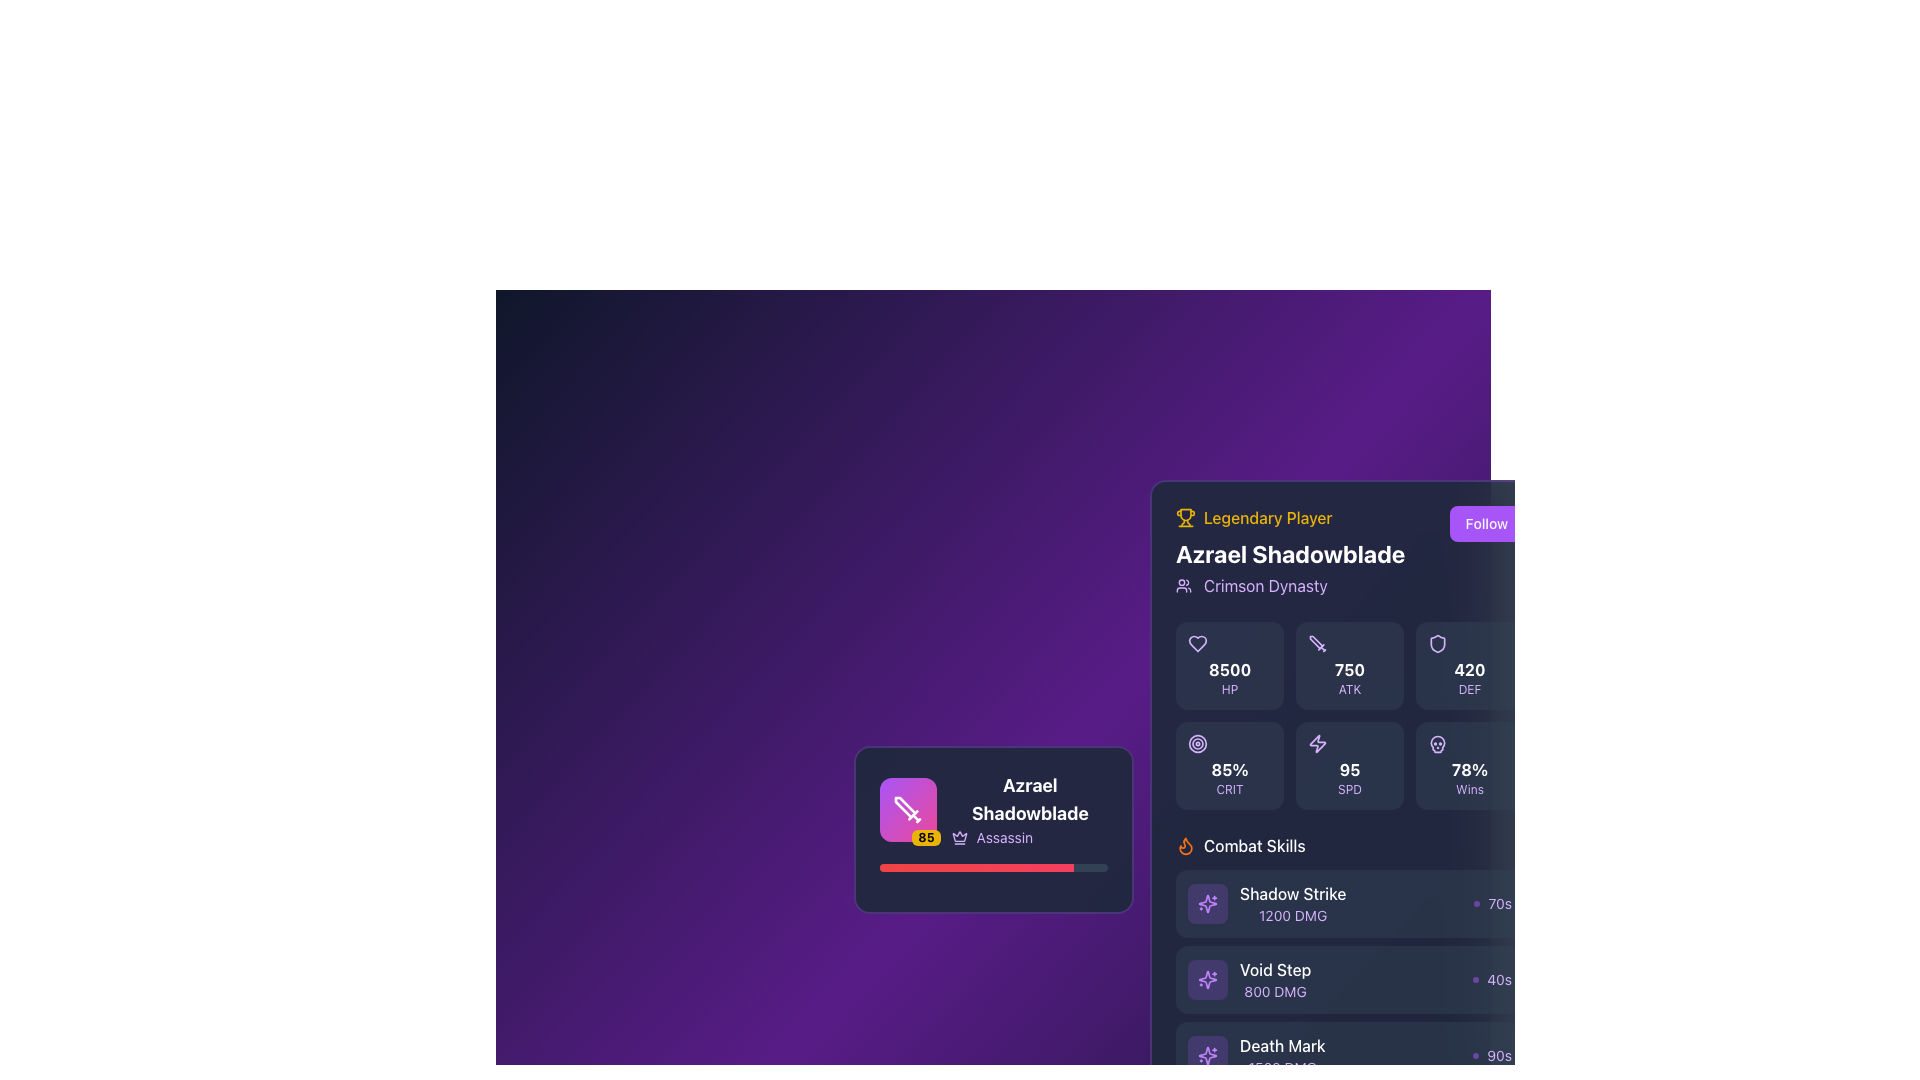  Describe the element at coordinates (1486, 523) in the screenshot. I see `the 'Follow' button with a solid purple background and white text to observe its hover effects` at that location.